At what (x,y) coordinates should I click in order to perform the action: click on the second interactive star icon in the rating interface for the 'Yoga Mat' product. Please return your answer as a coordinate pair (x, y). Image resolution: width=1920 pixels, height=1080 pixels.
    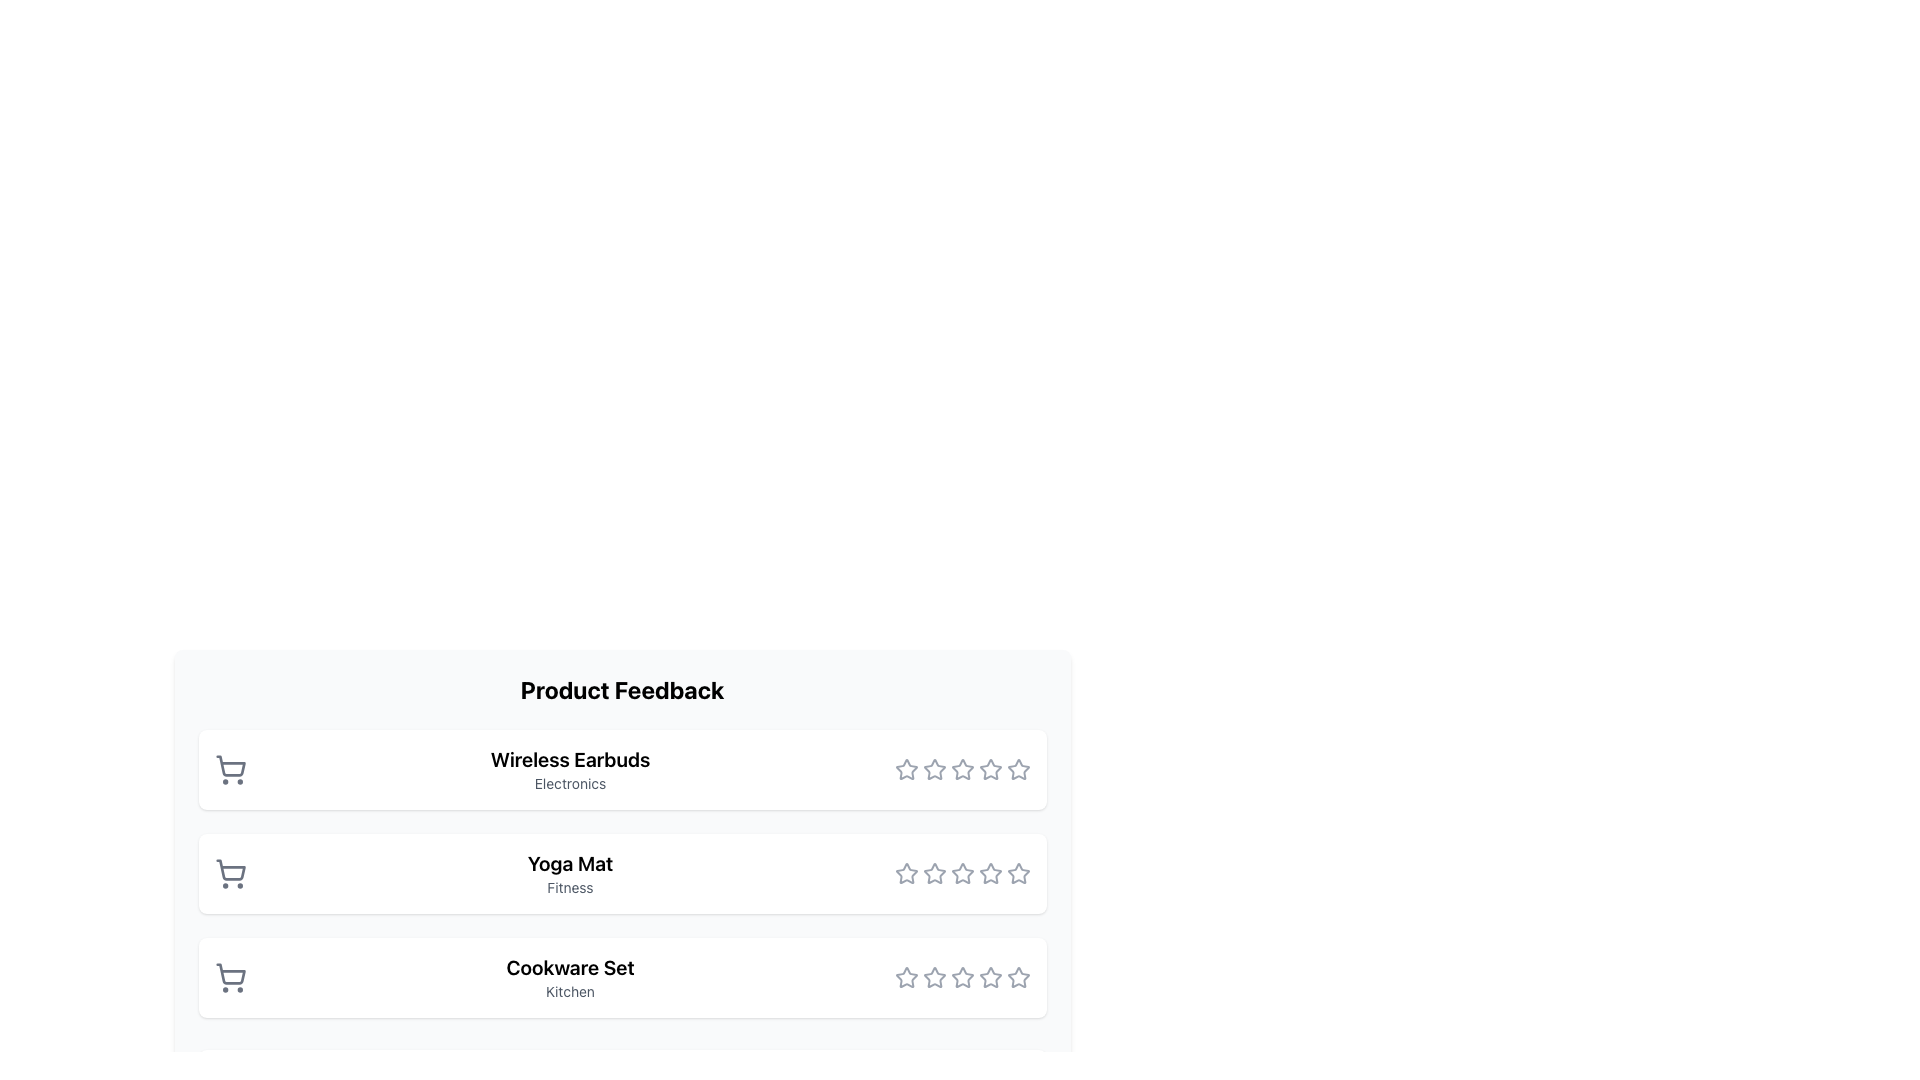
    Looking at the image, I should click on (933, 872).